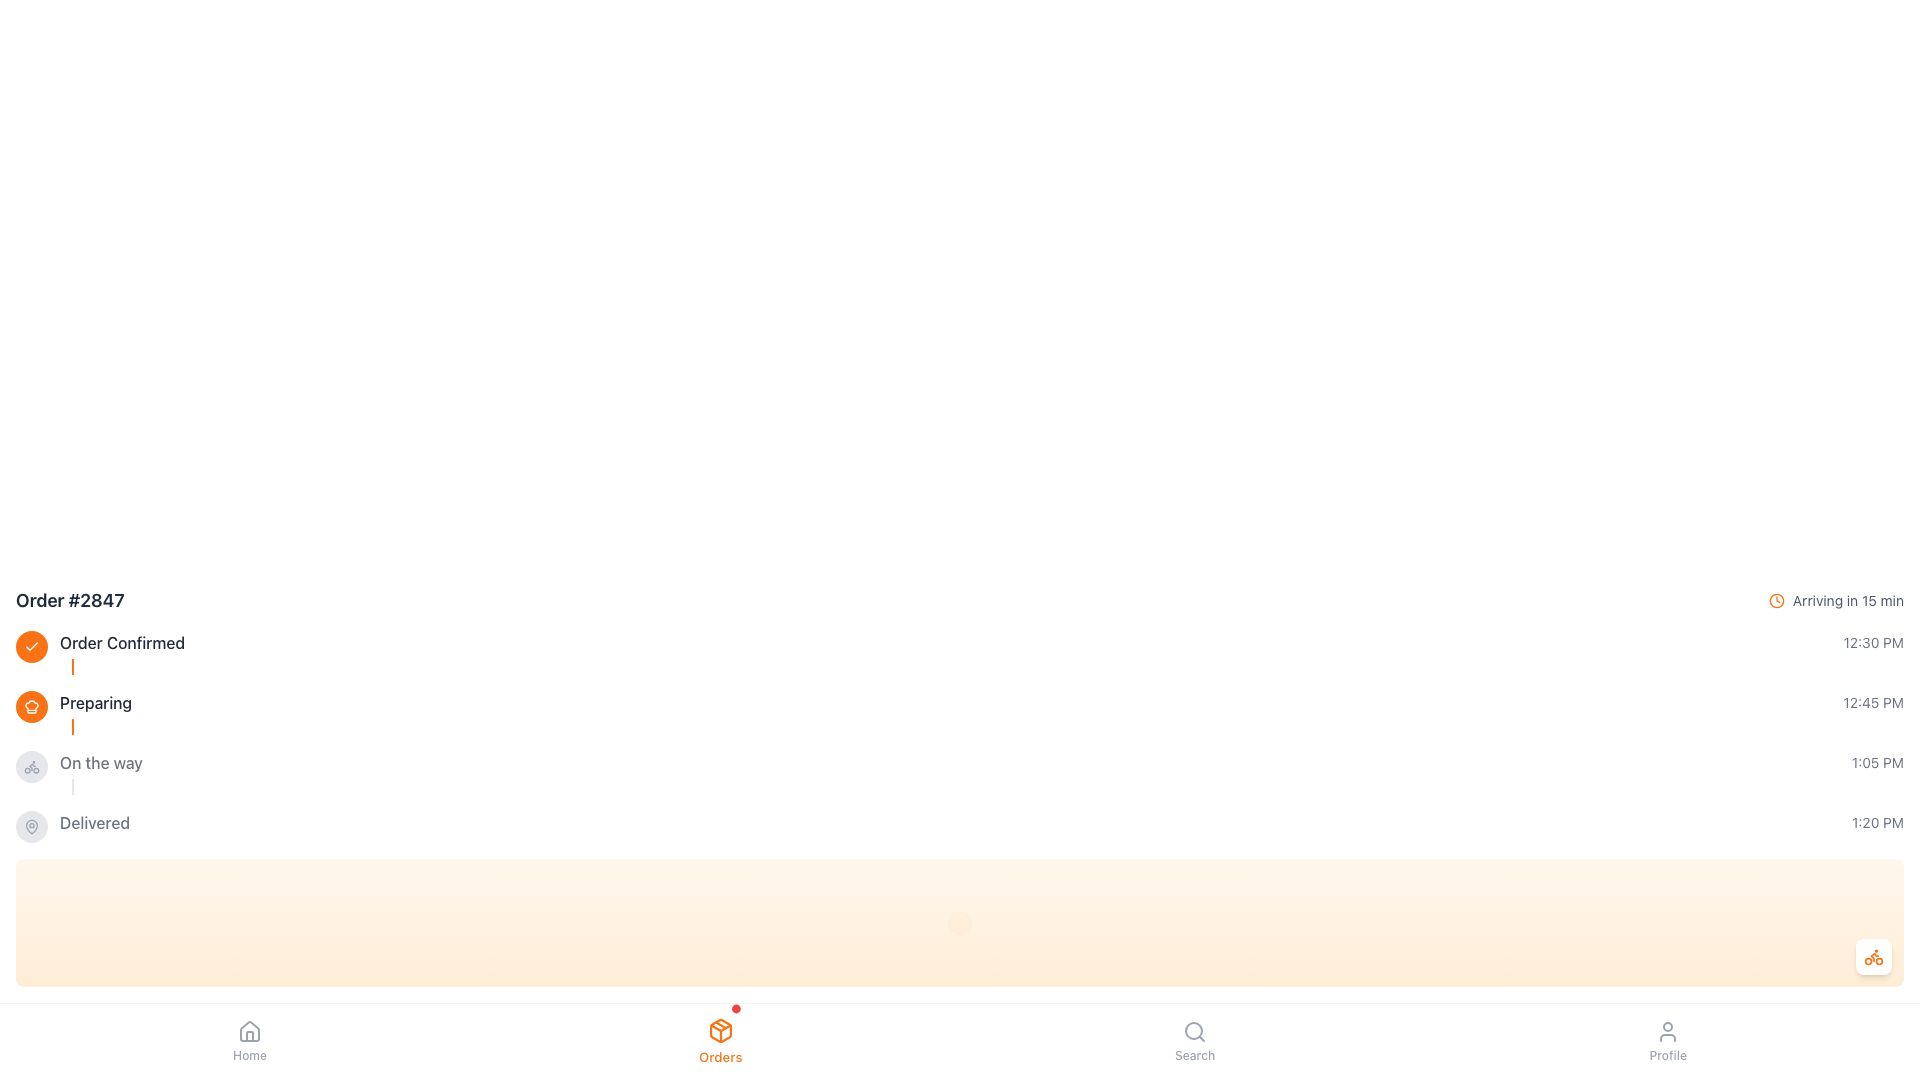  What do you see at coordinates (248, 1055) in the screenshot?
I see `text from the Home label located in the leftmost position of the navigation bar at the bottom of the interface, which serves as a textual label for the home icon above it` at bounding box center [248, 1055].